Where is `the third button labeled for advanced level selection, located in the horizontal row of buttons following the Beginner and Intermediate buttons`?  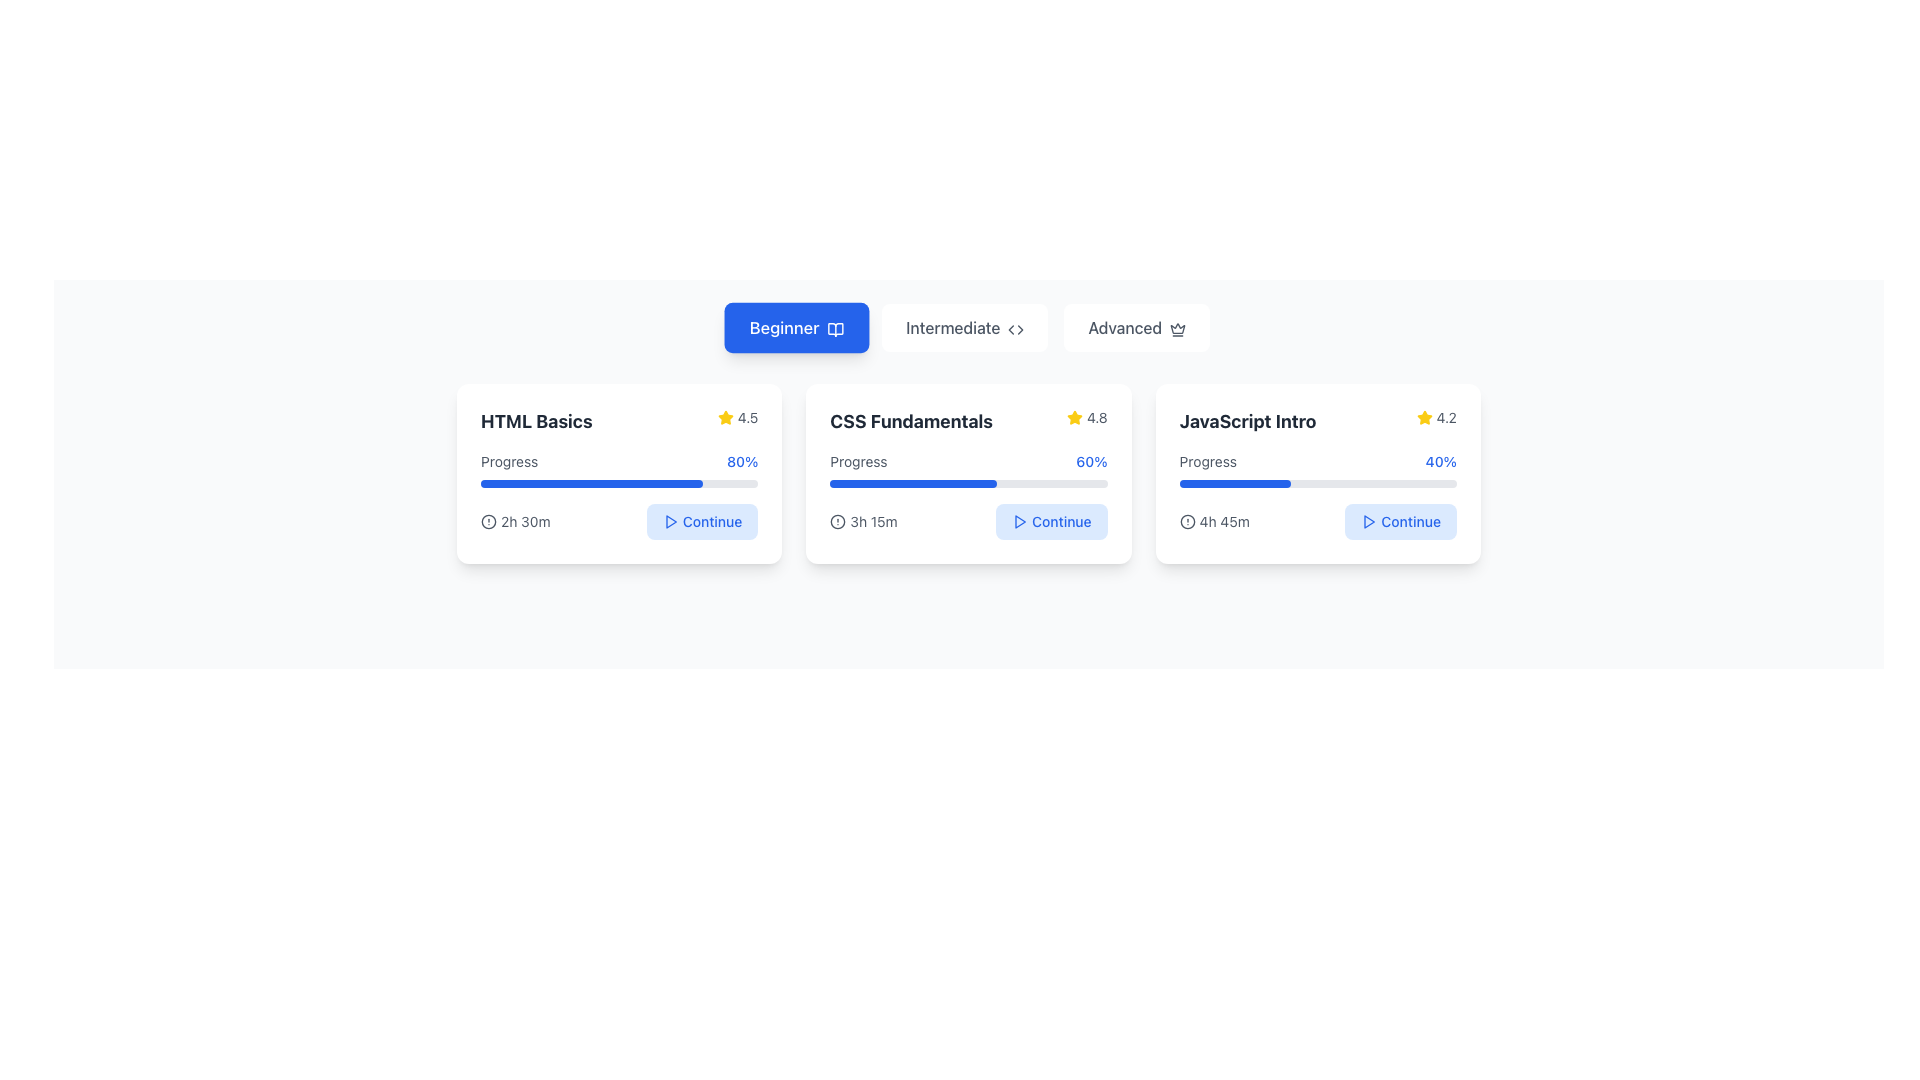 the third button labeled for advanced level selection, located in the horizontal row of buttons following the Beginner and Intermediate buttons is located at coordinates (1137, 326).